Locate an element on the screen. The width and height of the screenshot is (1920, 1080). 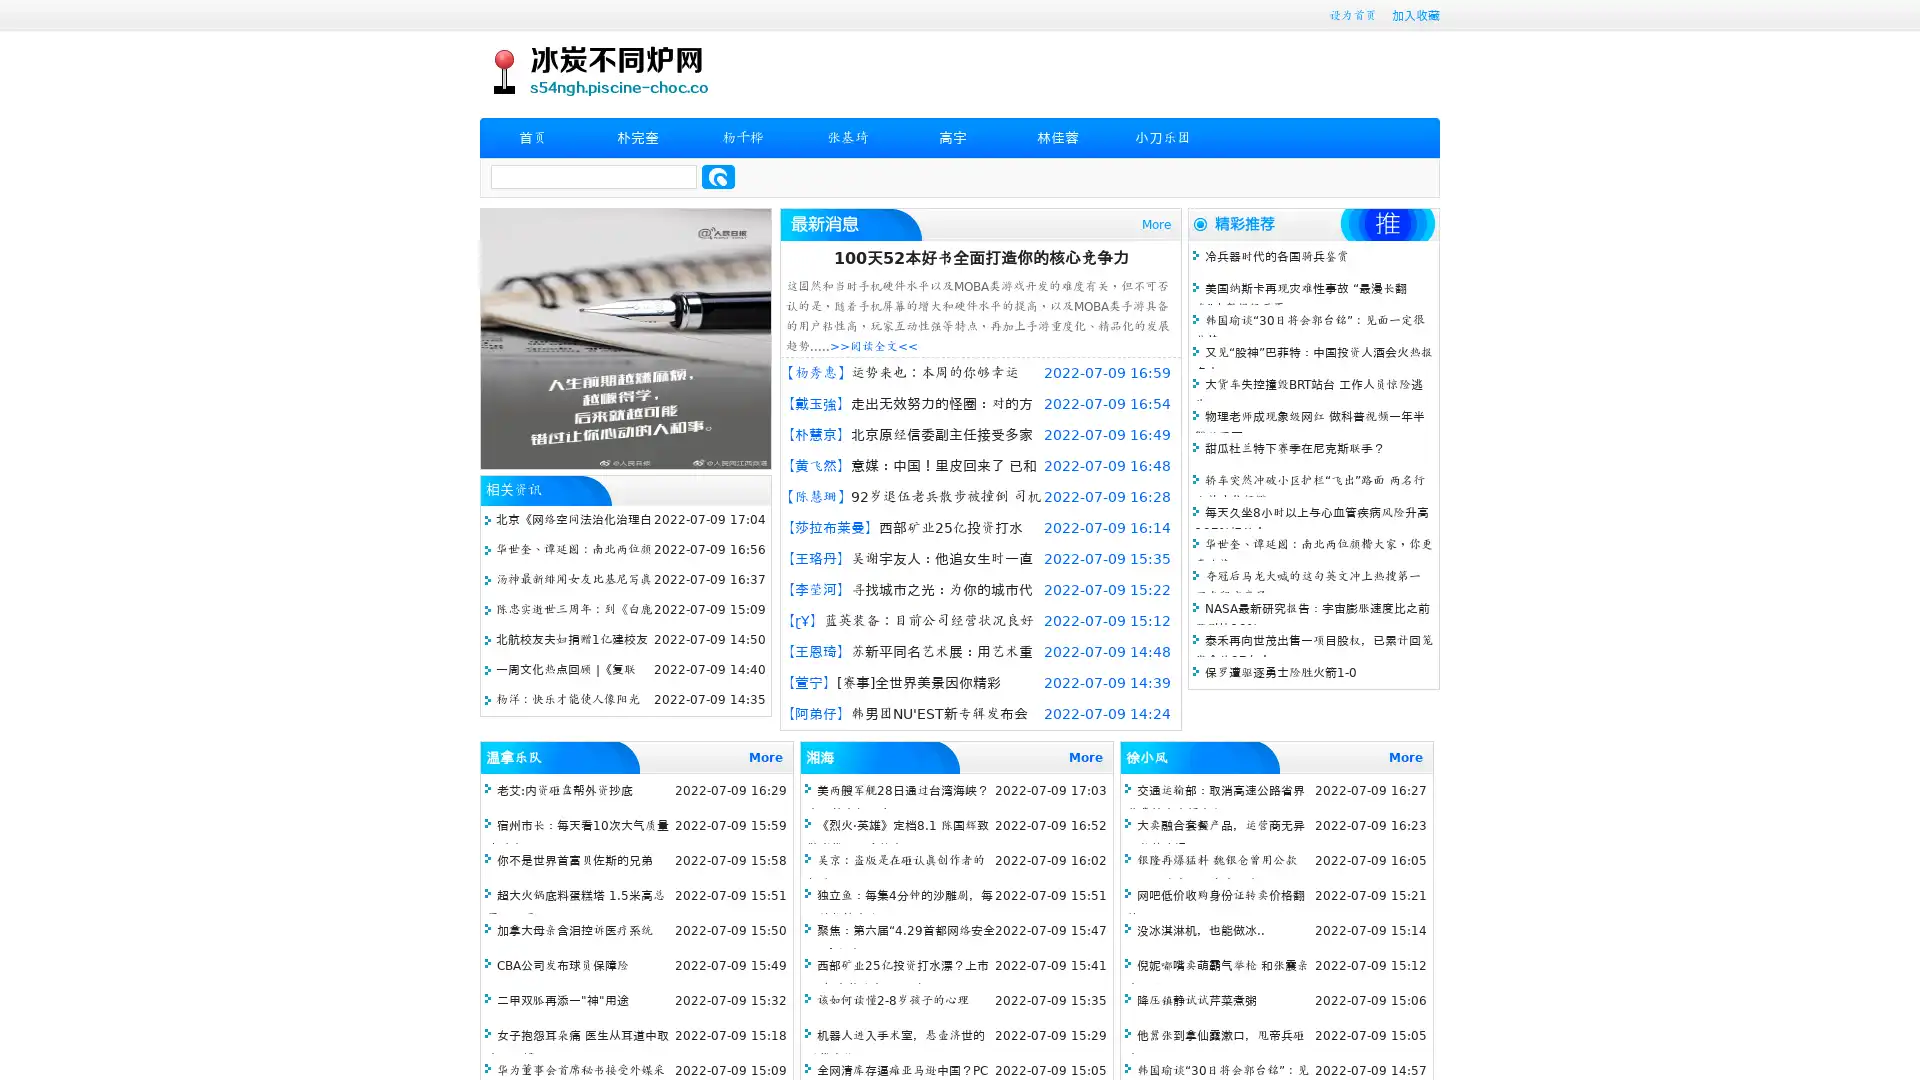
Search is located at coordinates (718, 176).